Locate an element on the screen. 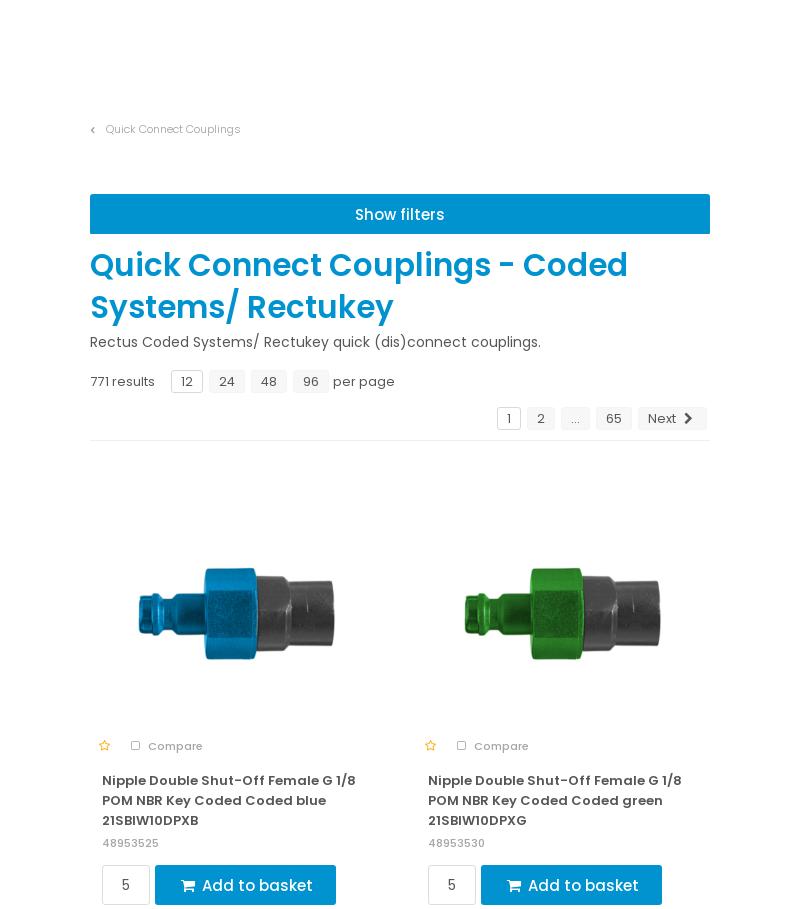 The width and height of the screenshot is (800, 909). '...' is located at coordinates (573, 780).